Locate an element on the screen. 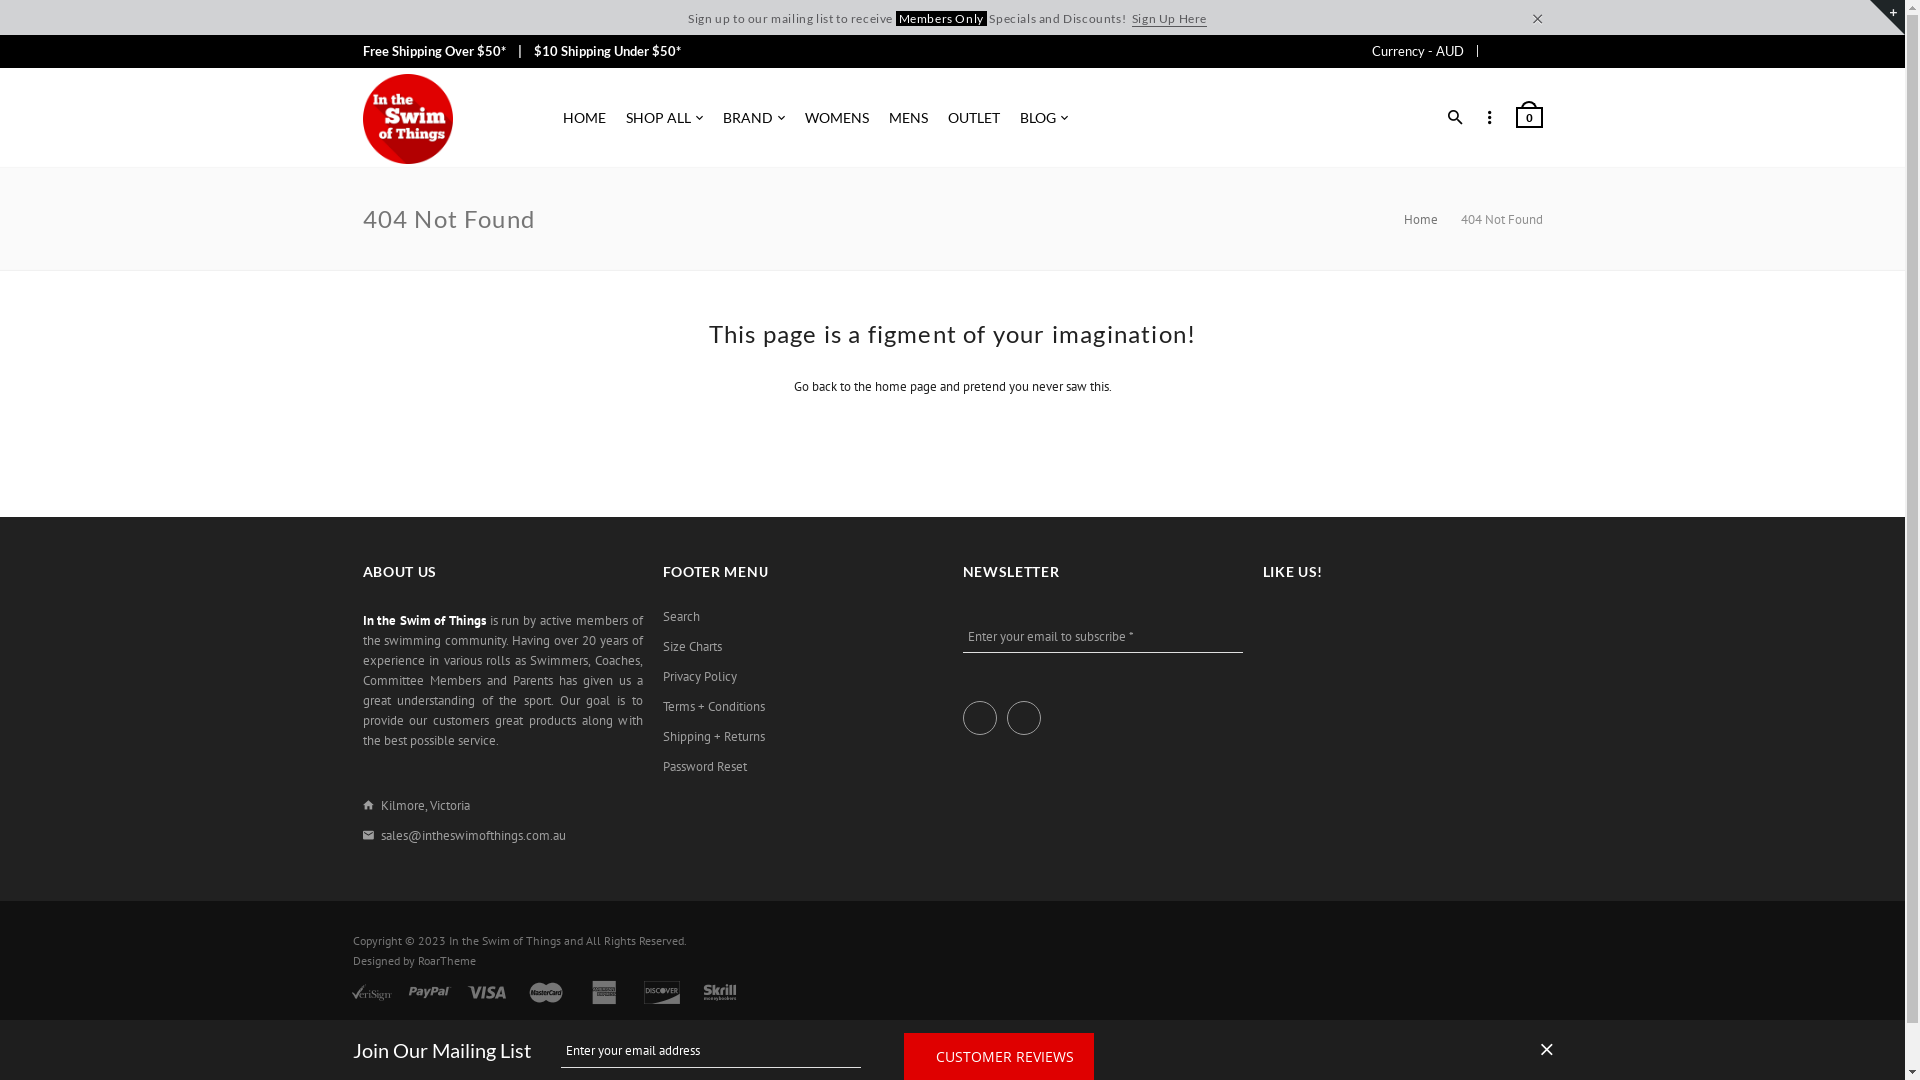  'SHOP ALL' is located at coordinates (664, 118).